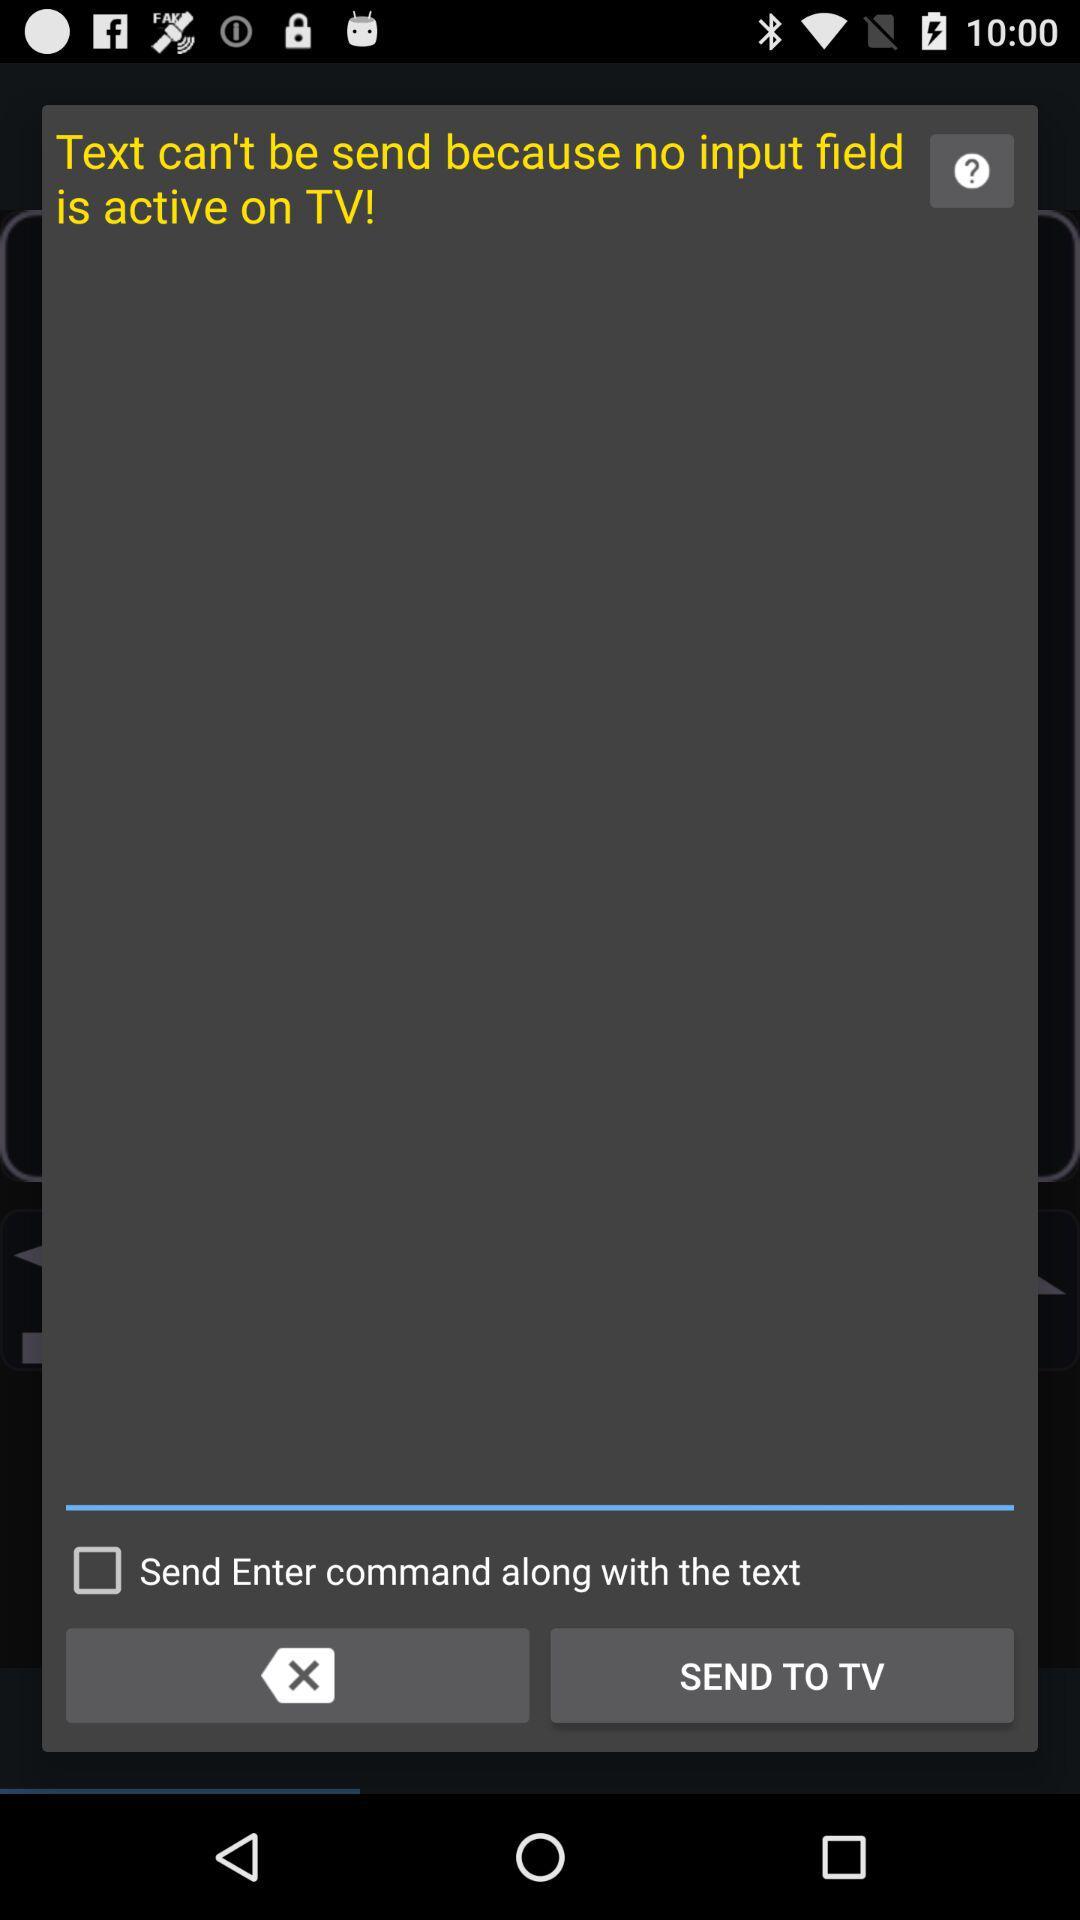  Describe the element at coordinates (540, 881) in the screenshot. I see `item above the send enter command item` at that location.